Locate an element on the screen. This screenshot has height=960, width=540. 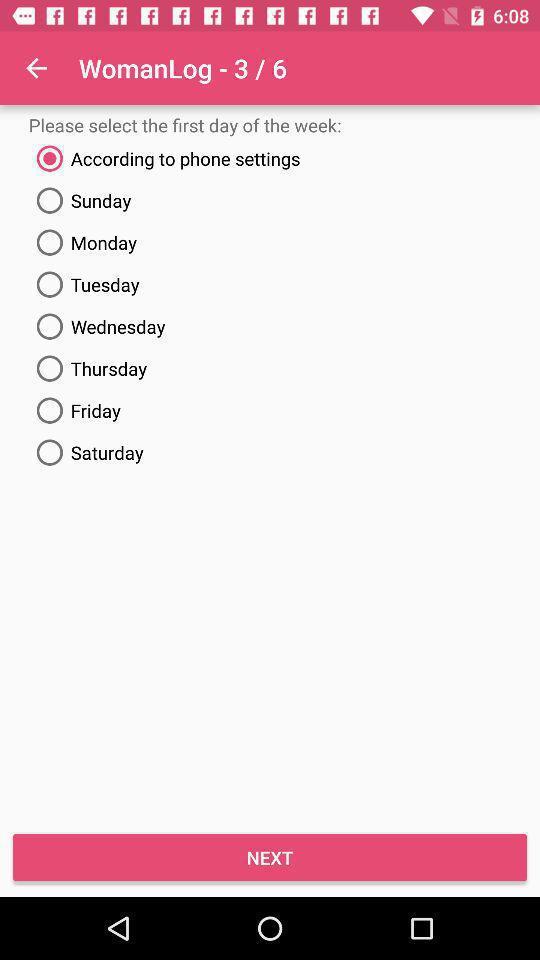
item above tuesday item is located at coordinates (270, 241).